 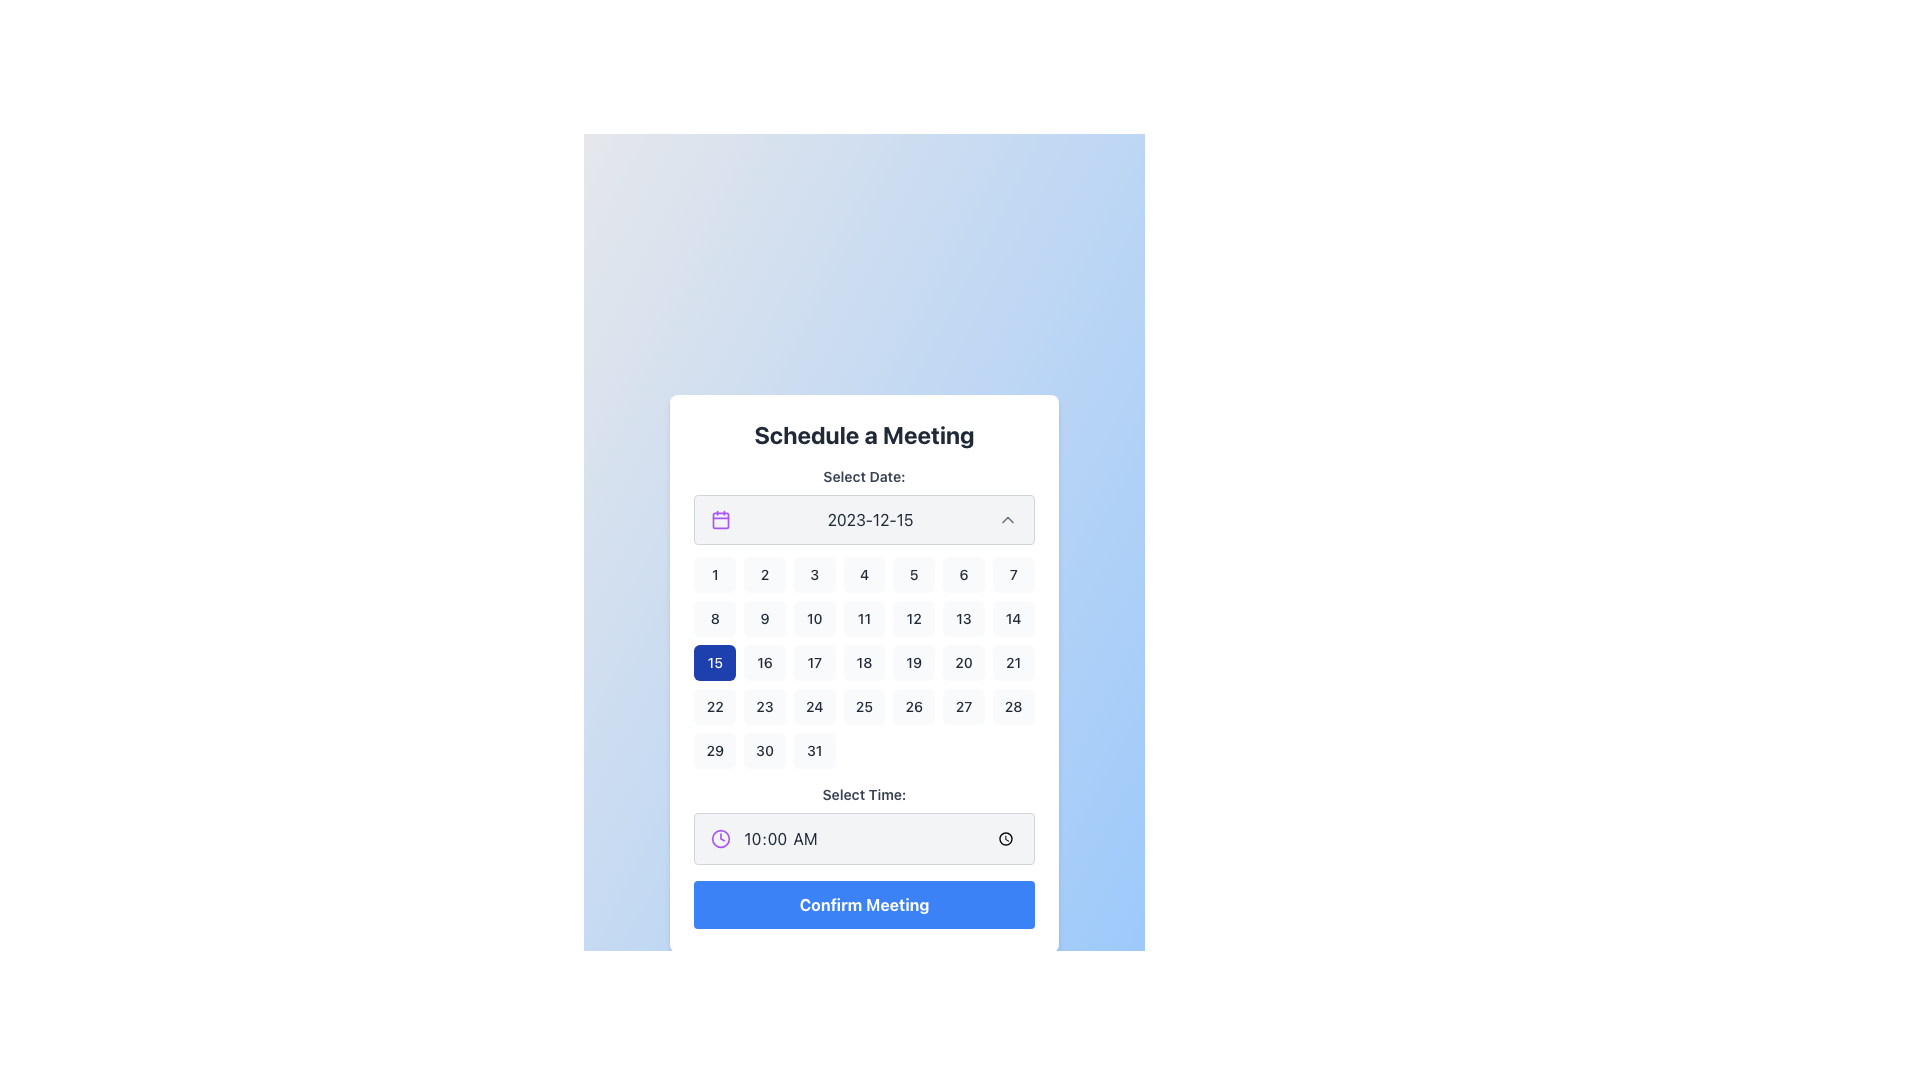 What do you see at coordinates (913, 705) in the screenshot?
I see `the button representing the 26th day of the month in the date selection interface` at bounding box center [913, 705].